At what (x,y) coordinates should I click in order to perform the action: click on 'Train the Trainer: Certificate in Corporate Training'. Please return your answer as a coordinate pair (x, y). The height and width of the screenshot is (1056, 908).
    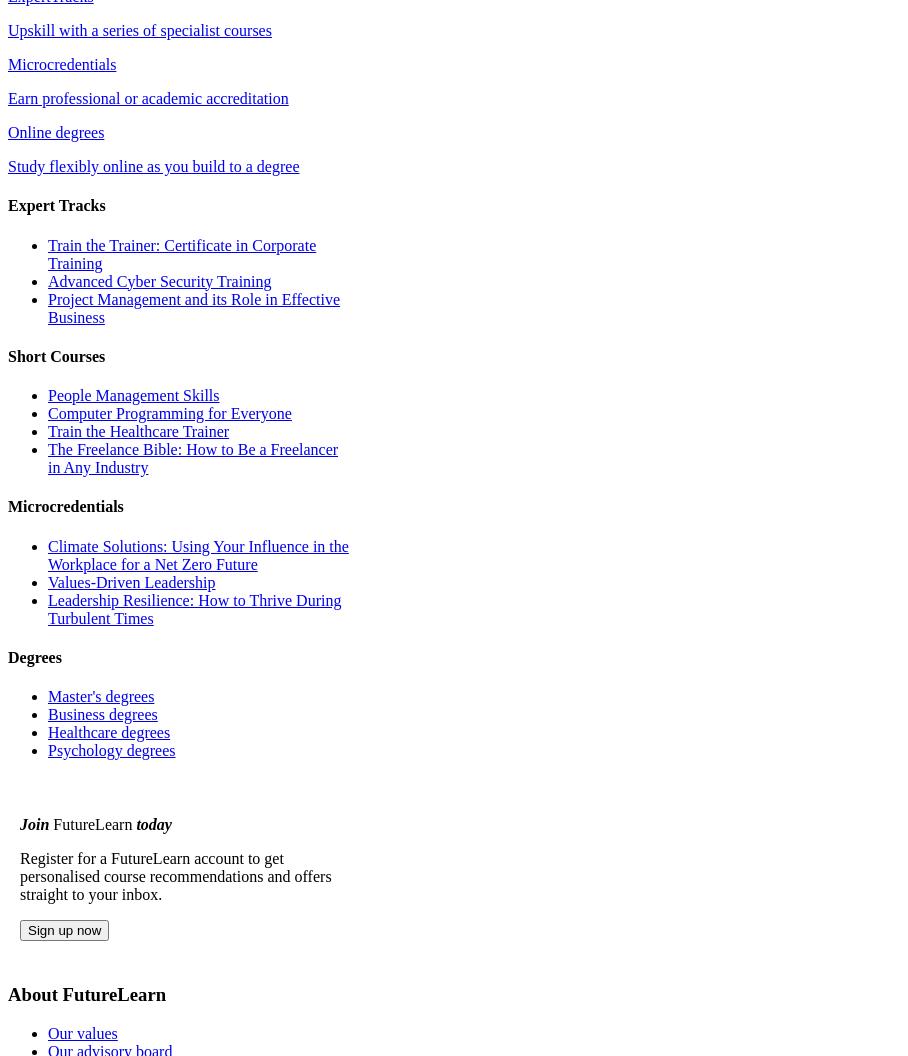
    Looking at the image, I should click on (48, 252).